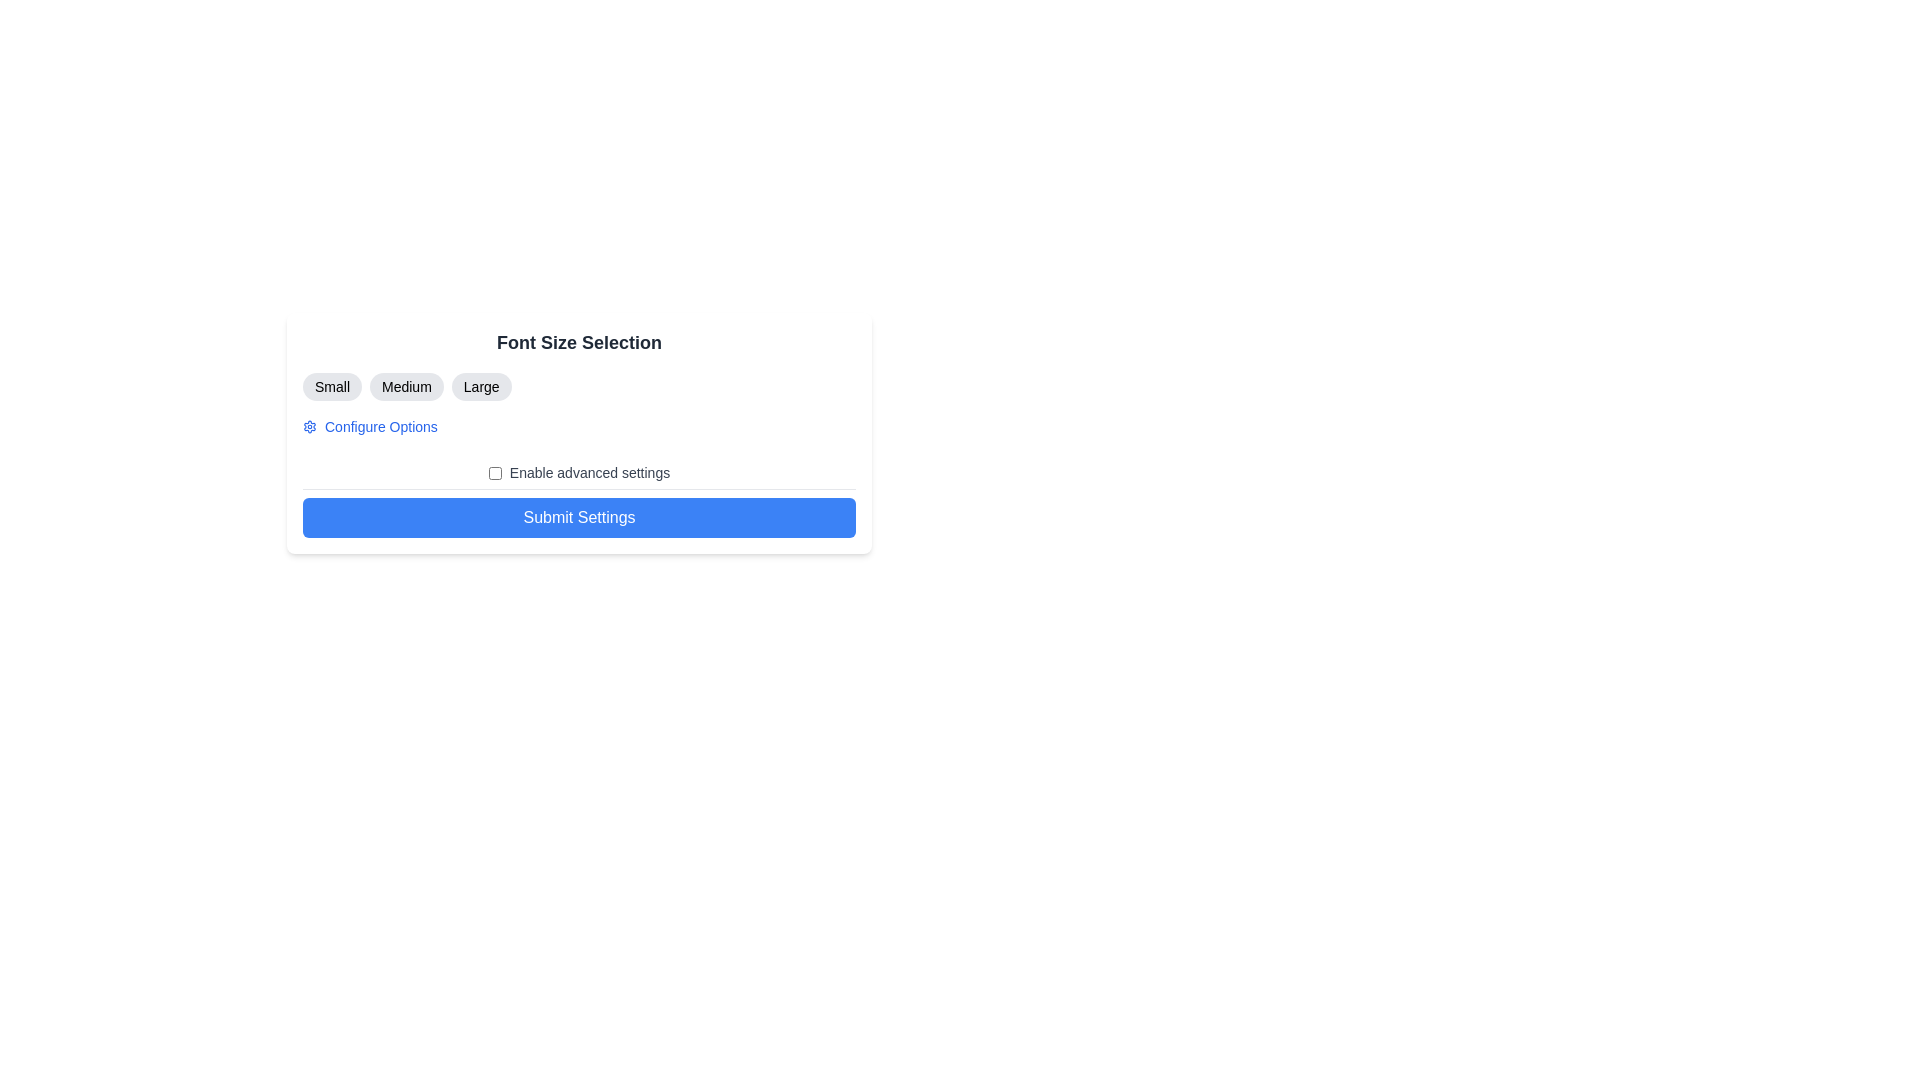  I want to click on the 'Medium' button, which is the second button in the 'Font Size Selection' section, so click(405, 386).